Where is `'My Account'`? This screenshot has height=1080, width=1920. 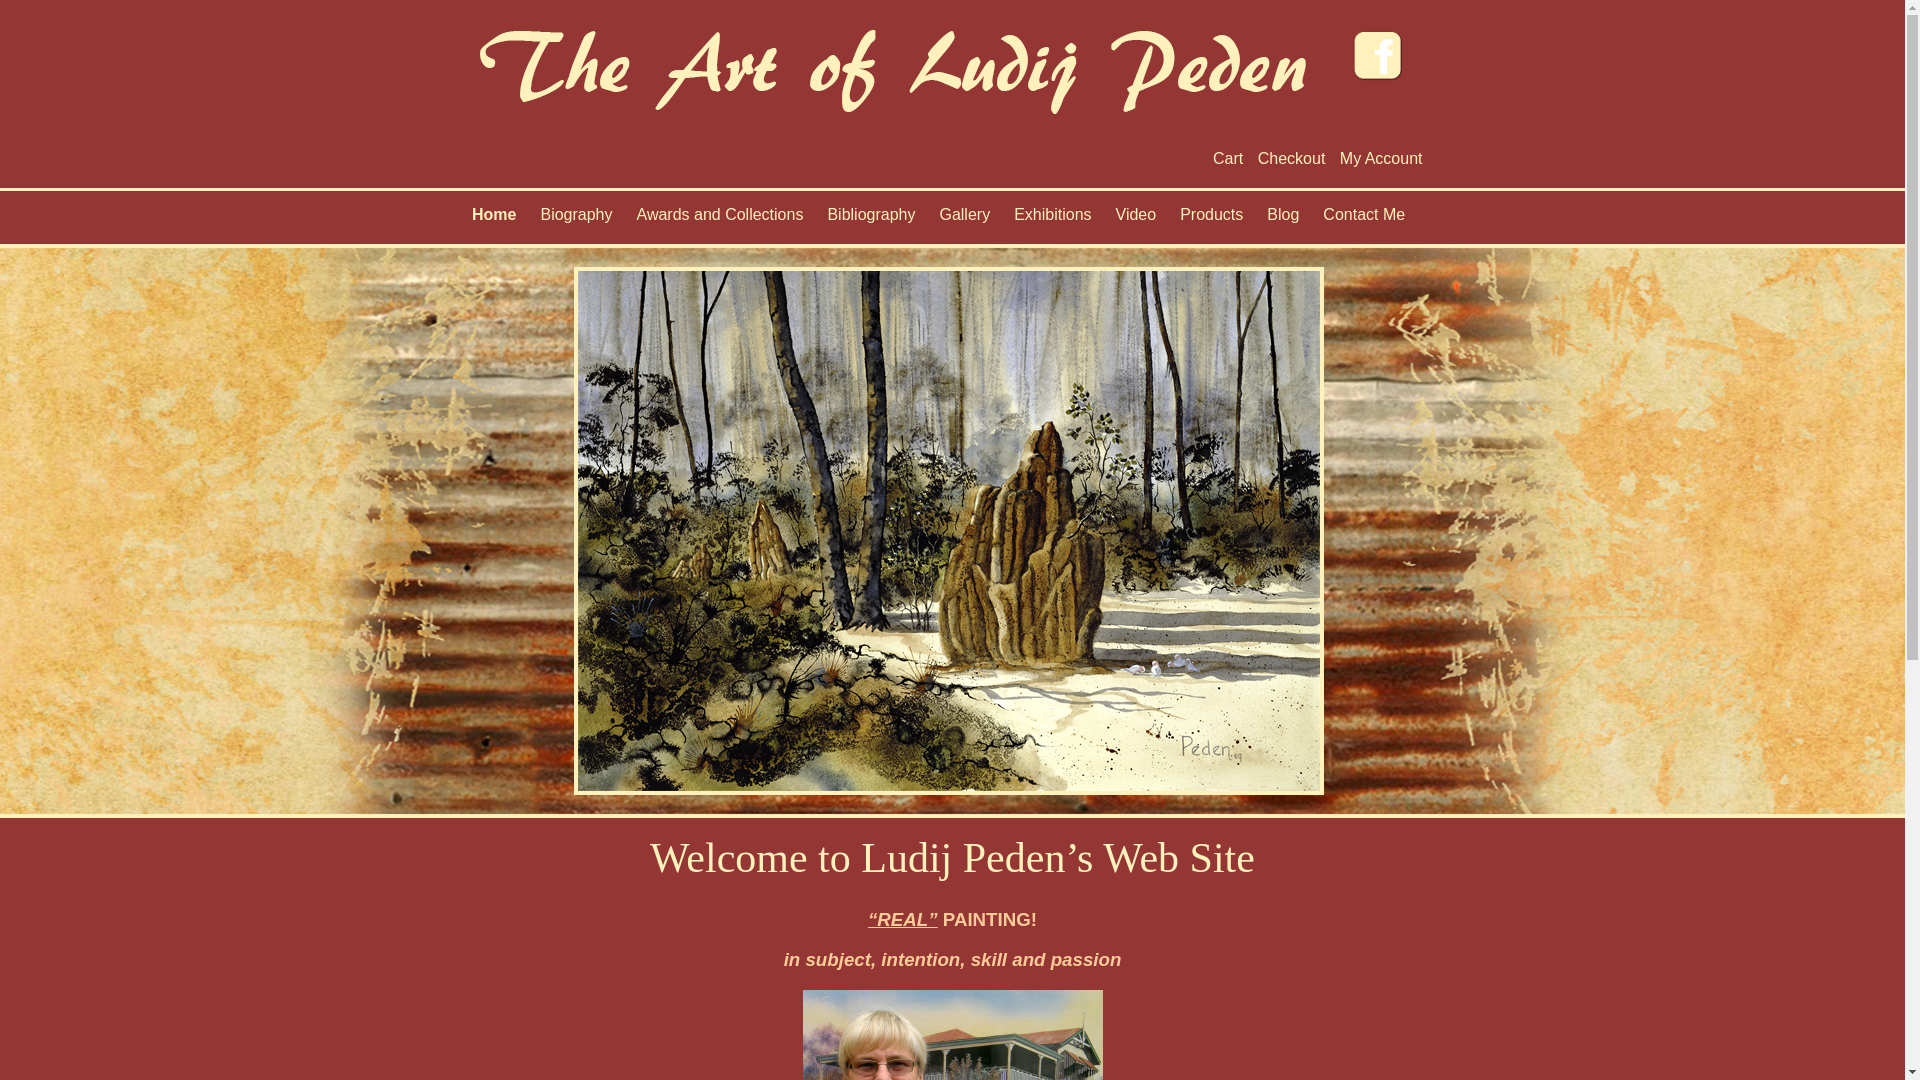
'My Account' is located at coordinates (1380, 157).